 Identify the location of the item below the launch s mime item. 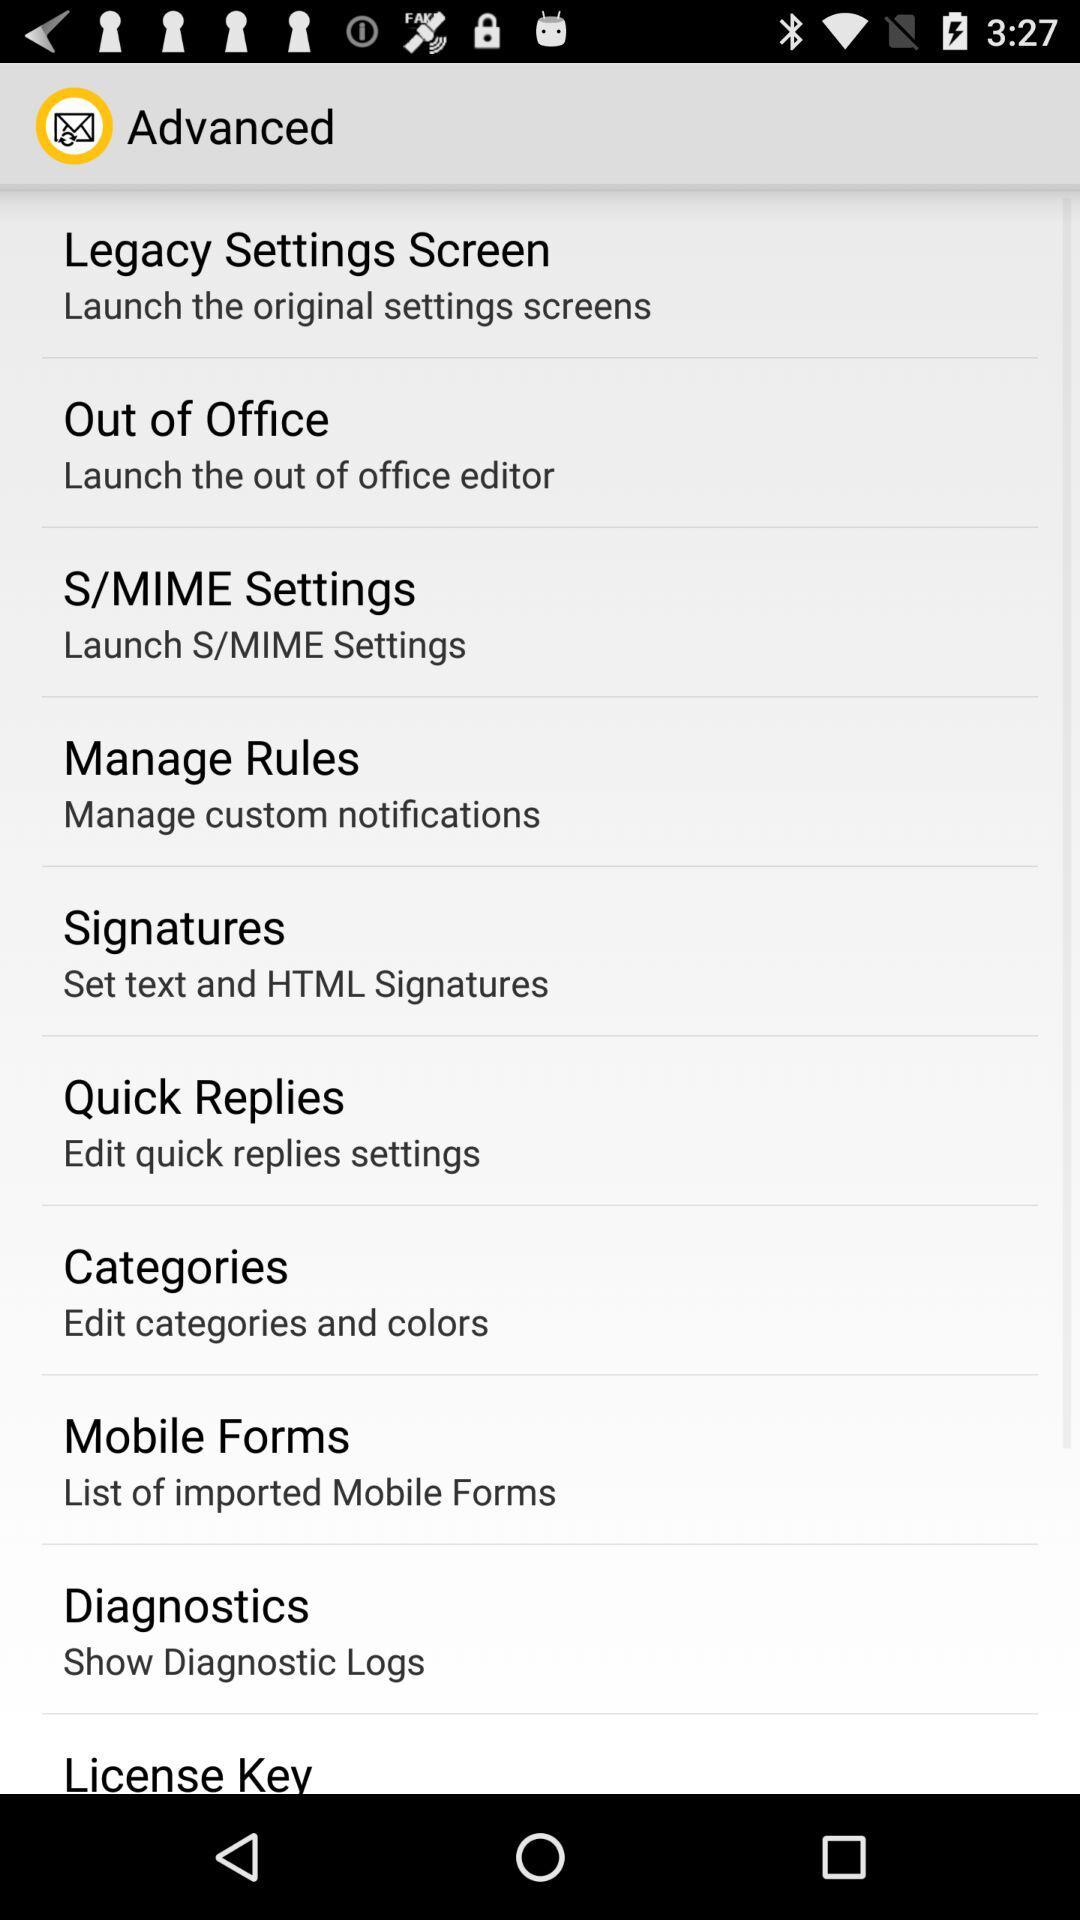
(211, 755).